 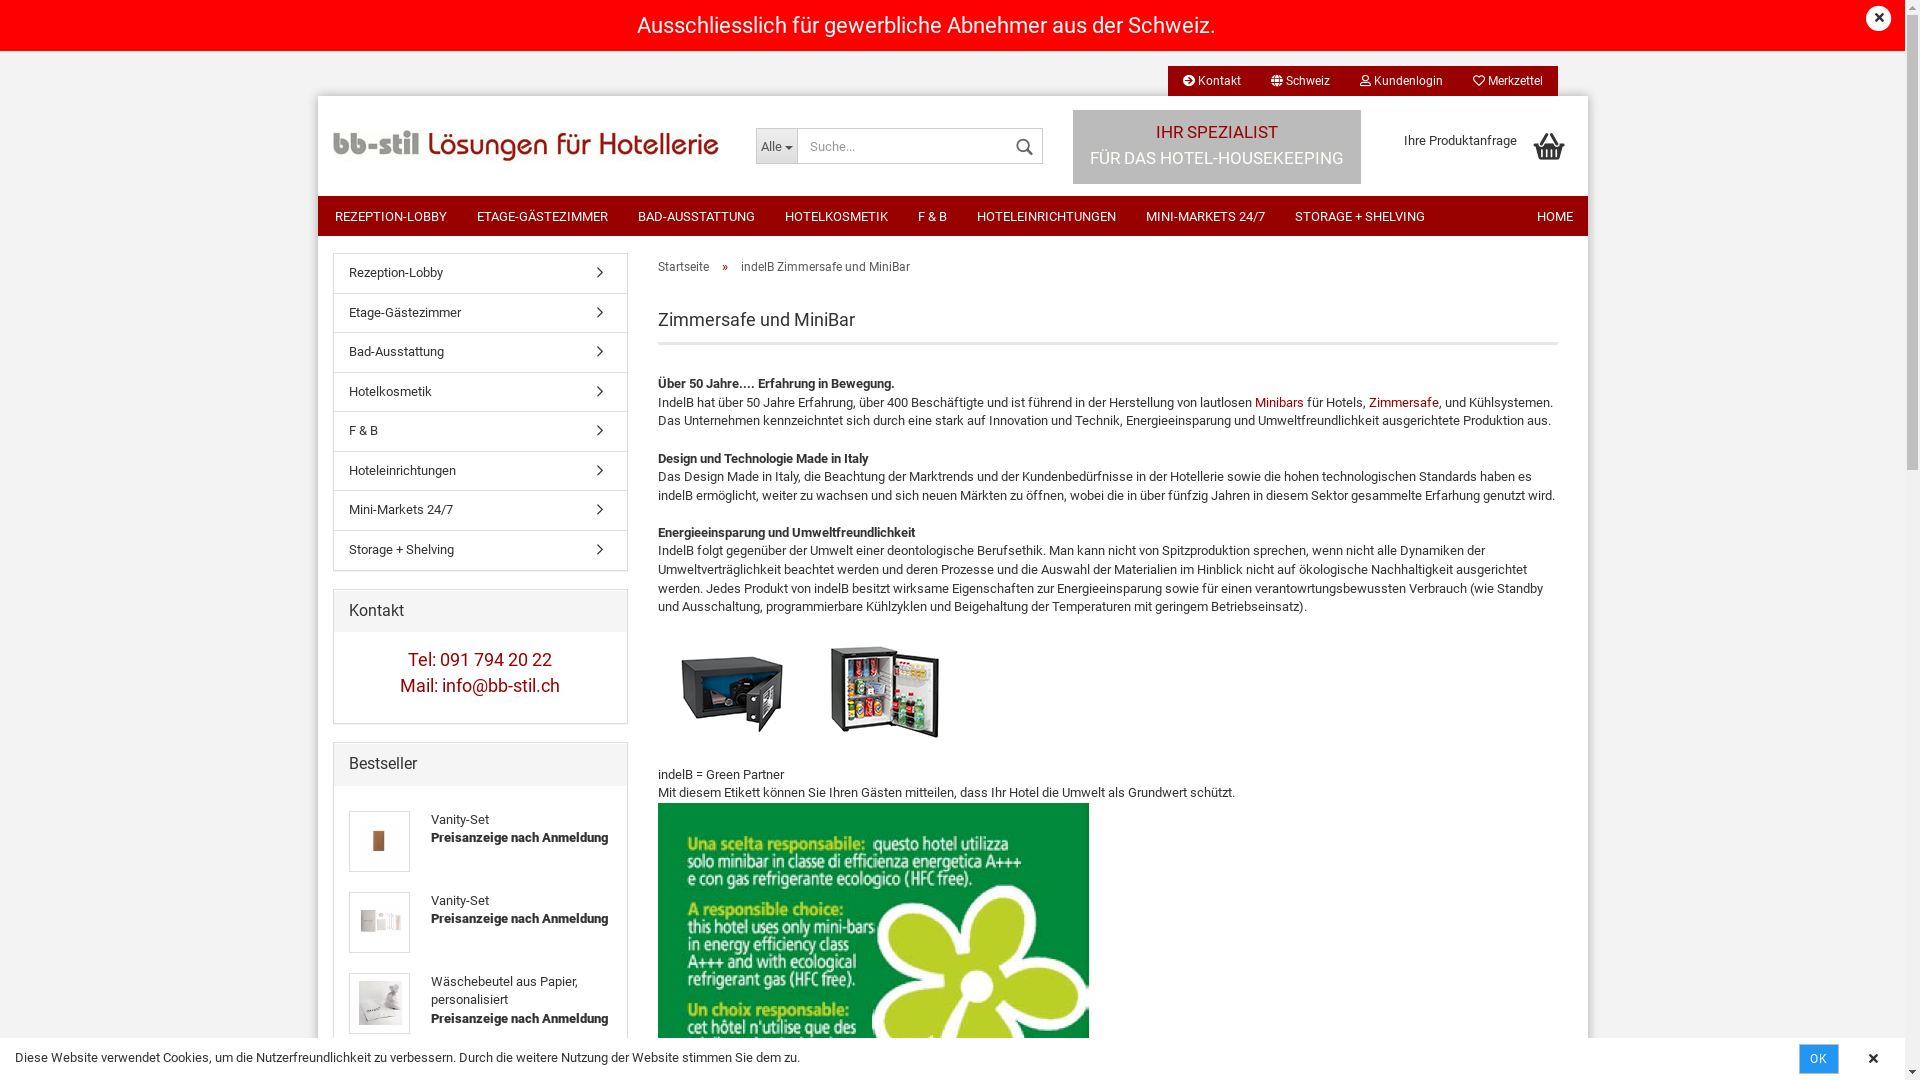 What do you see at coordinates (657, 265) in the screenshot?
I see `'Startseite'` at bounding box center [657, 265].